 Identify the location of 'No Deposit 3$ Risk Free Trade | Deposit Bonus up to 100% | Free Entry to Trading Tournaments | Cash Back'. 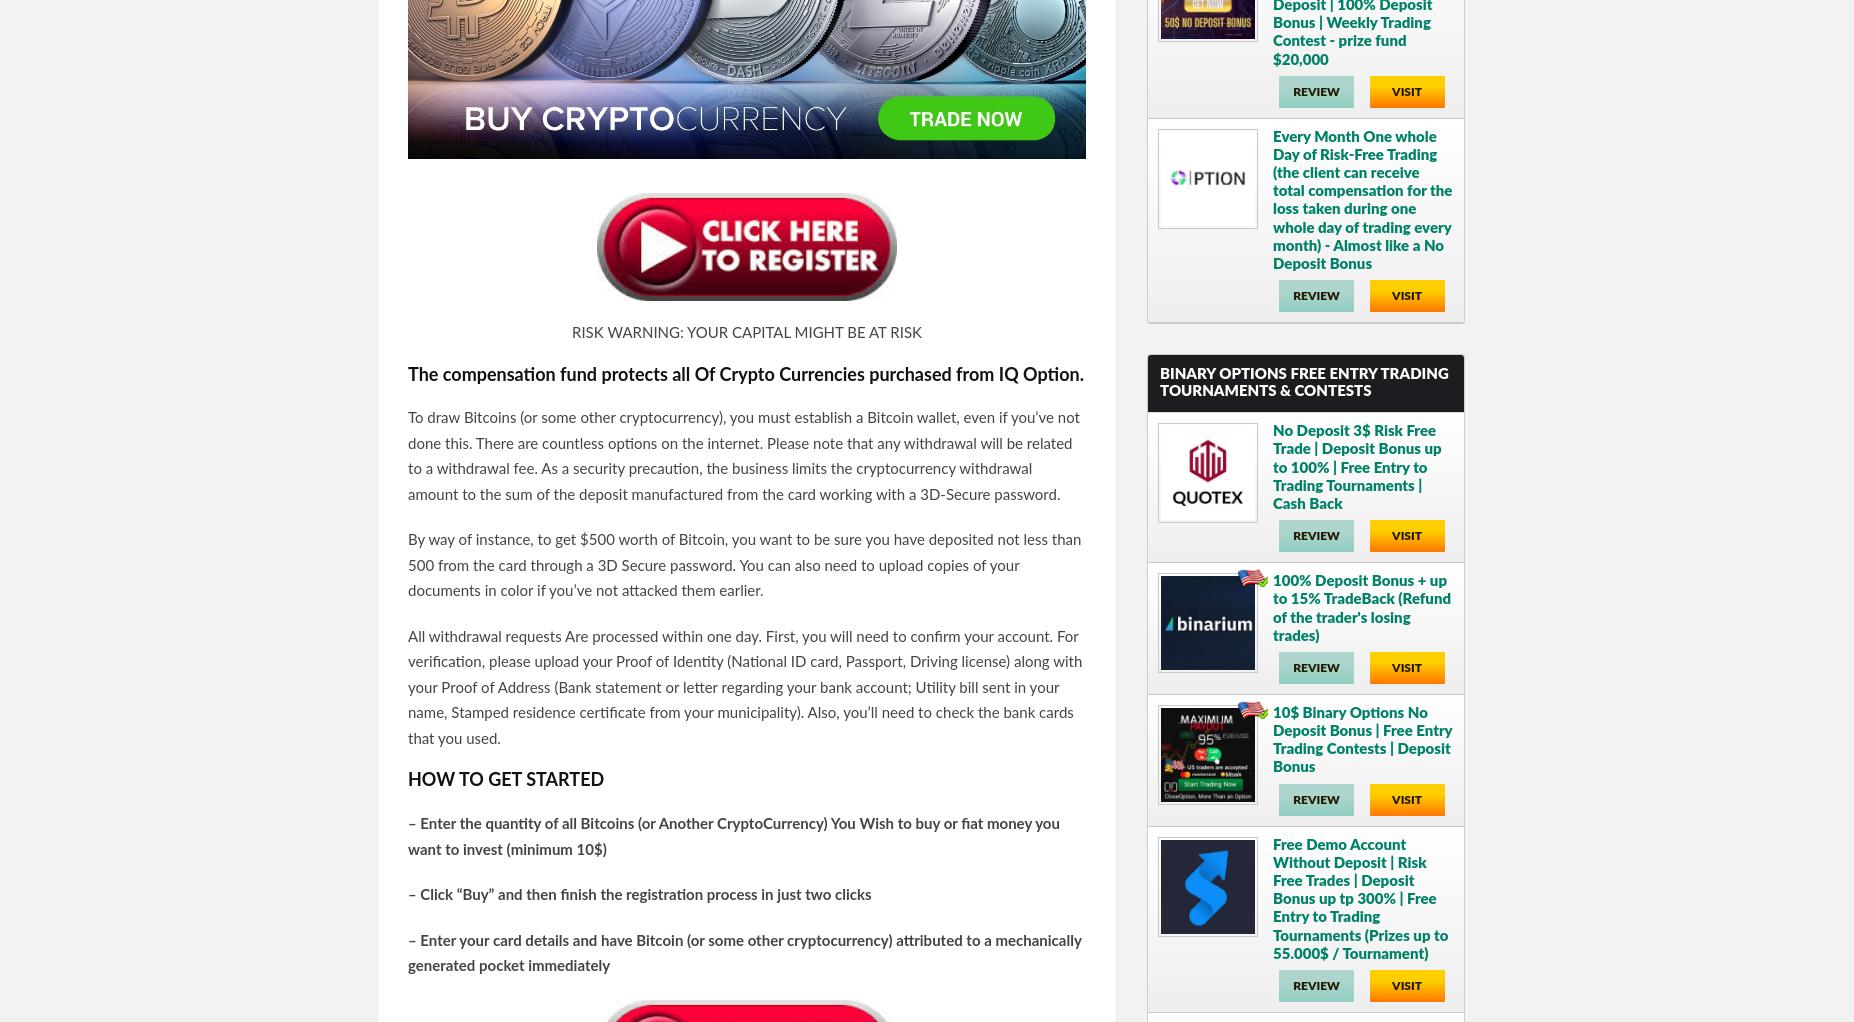
(1355, 466).